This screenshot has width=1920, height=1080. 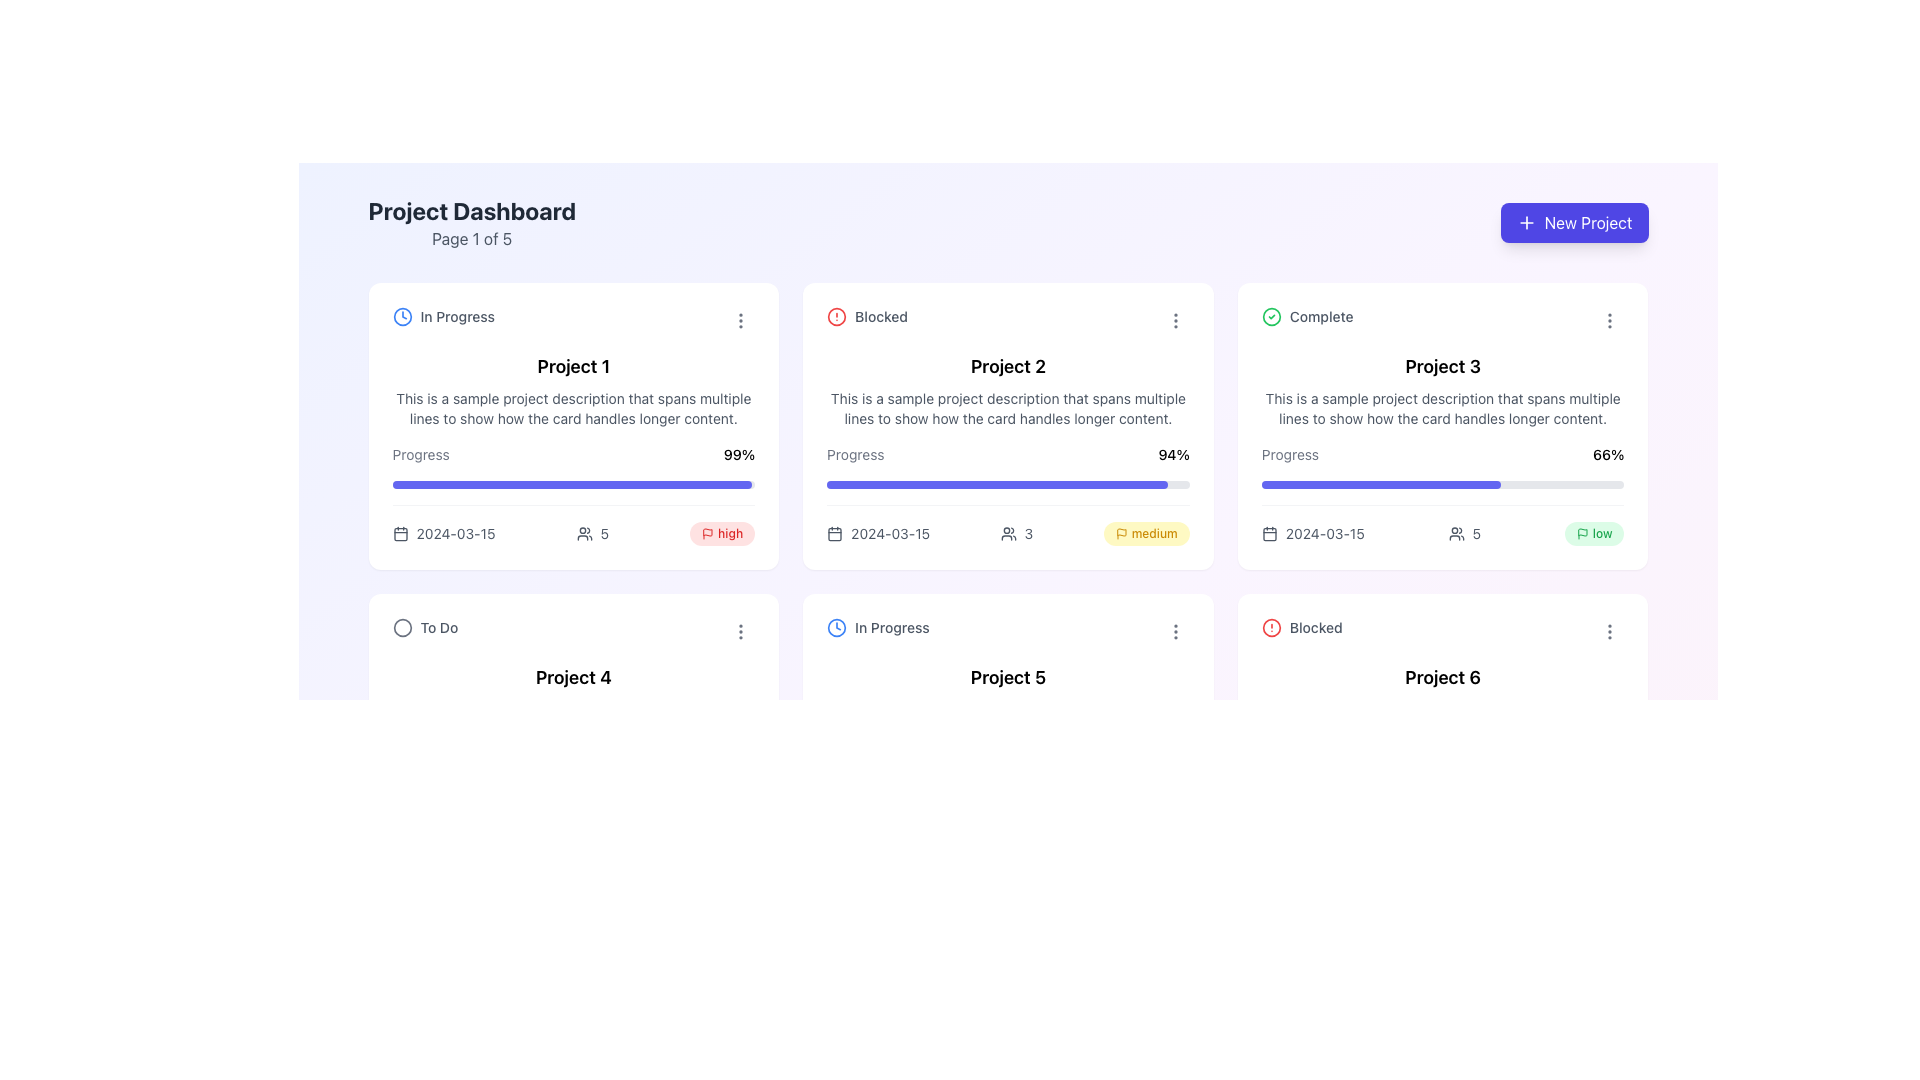 What do you see at coordinates (837, 315) in the screenshot?
I see `the alert icon indicating the project status as 'Blocked', located at the top-left corner of the card for 'Project 2'` at bounding box center [837, 315].